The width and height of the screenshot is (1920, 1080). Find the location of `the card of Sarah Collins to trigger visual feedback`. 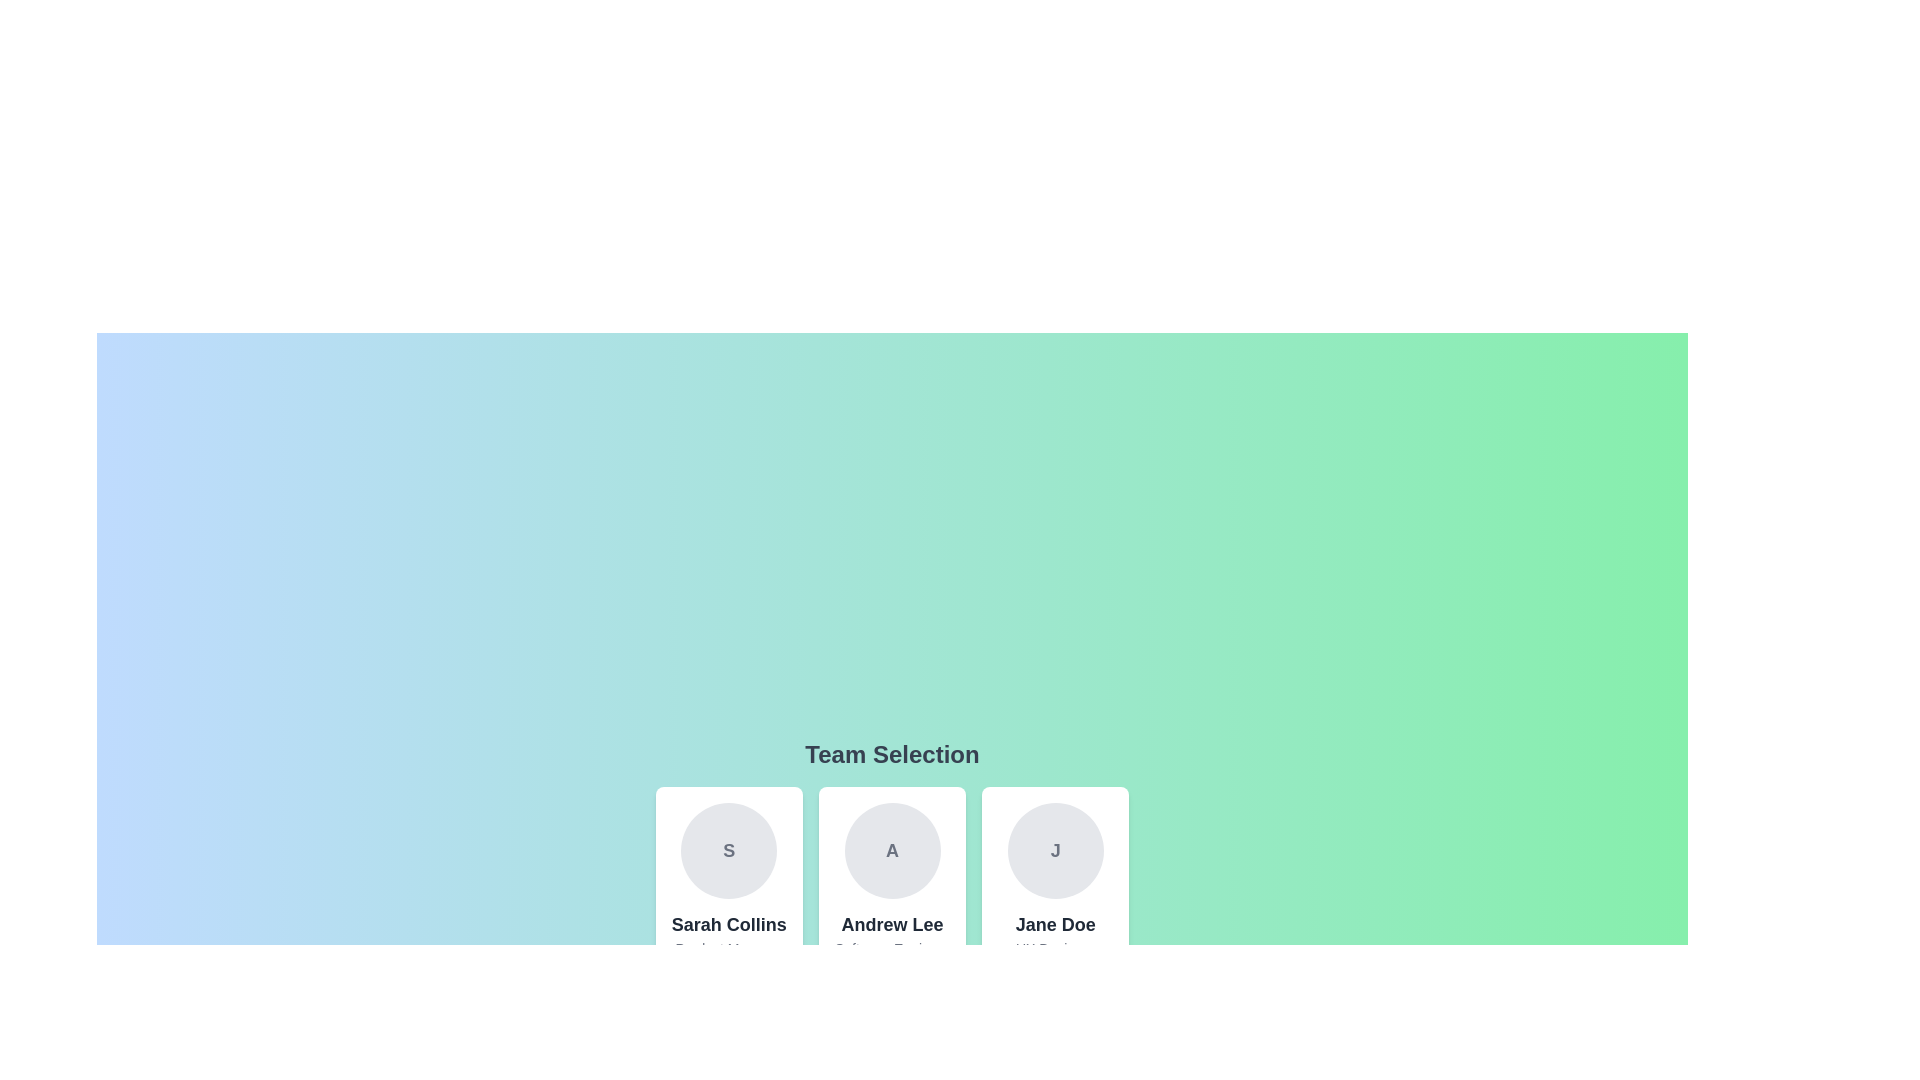

the card of Sarah Collins to trigger visual feedback is located at coordinates (728, 896).